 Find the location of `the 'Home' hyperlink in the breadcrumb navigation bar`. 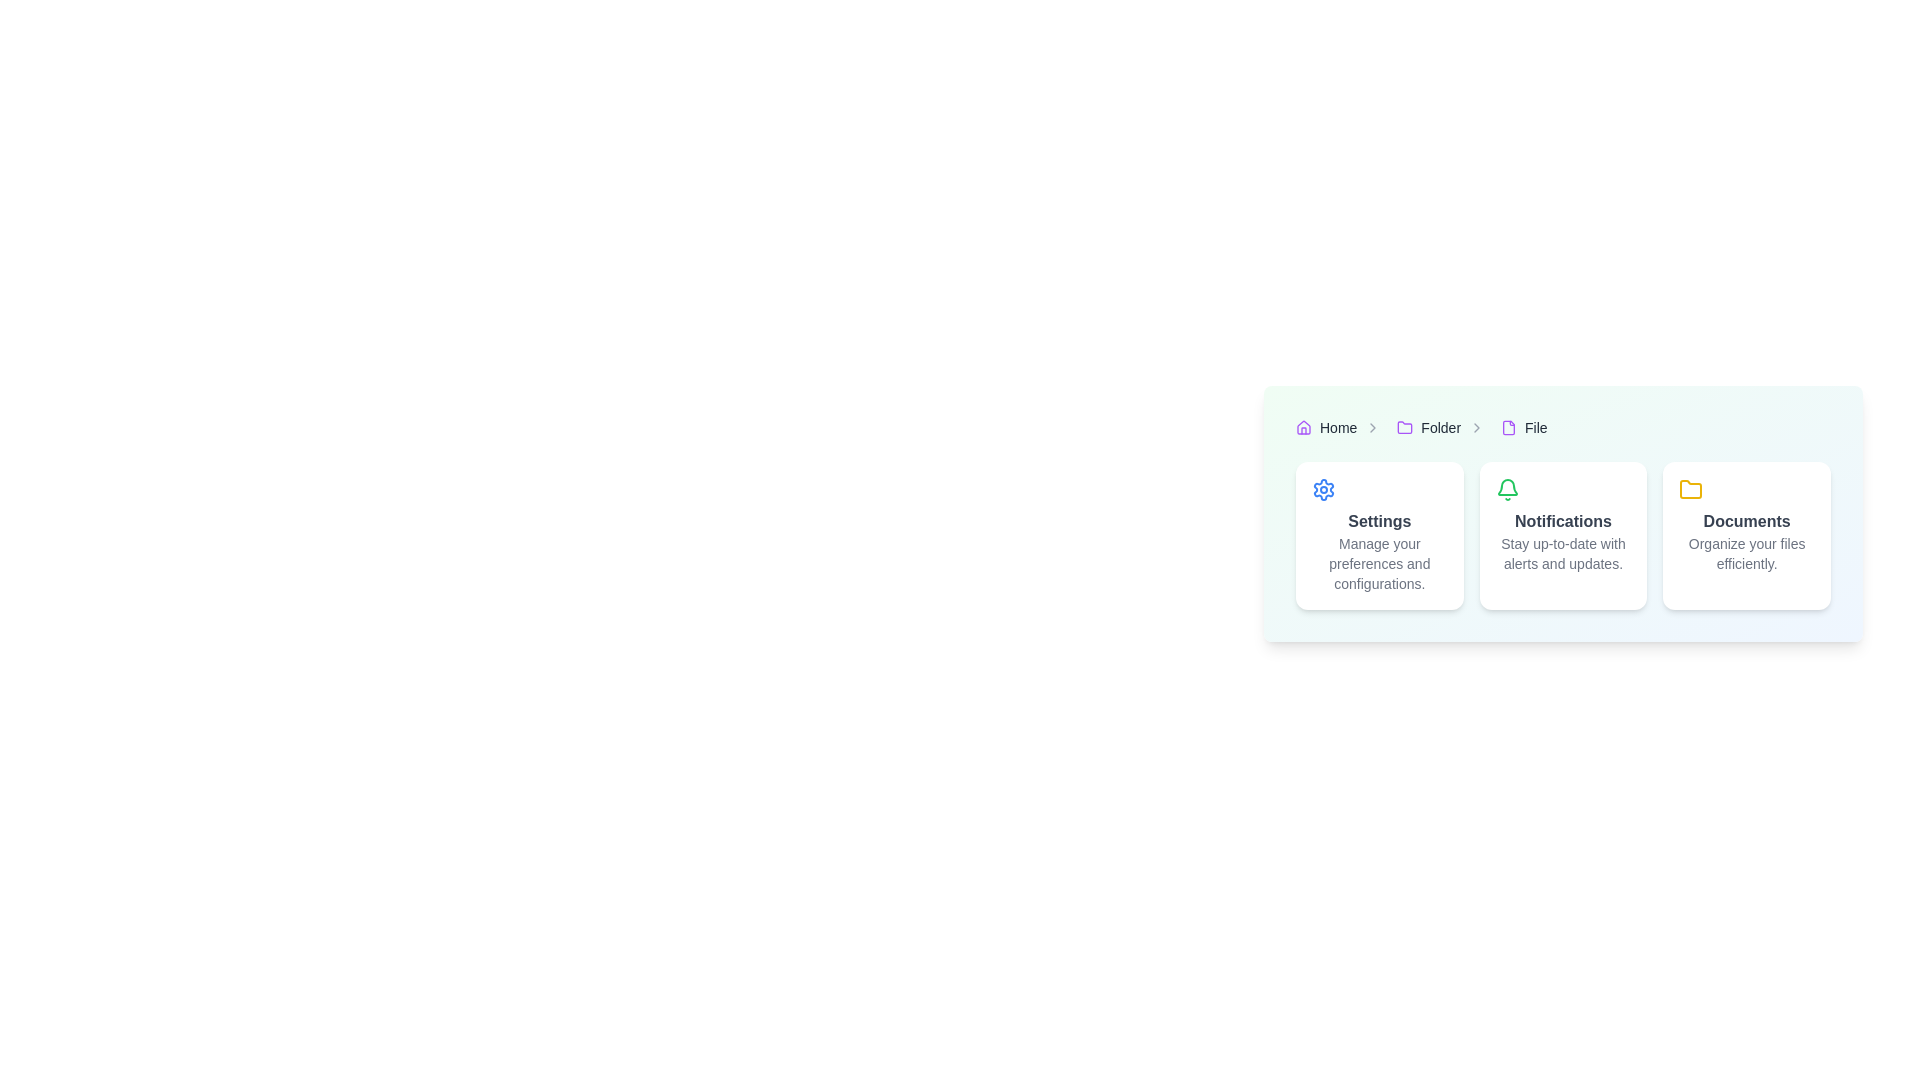

the 'Home' hyperlink in the breadcrumb navigation bar is located at coordinates (1338, 427).